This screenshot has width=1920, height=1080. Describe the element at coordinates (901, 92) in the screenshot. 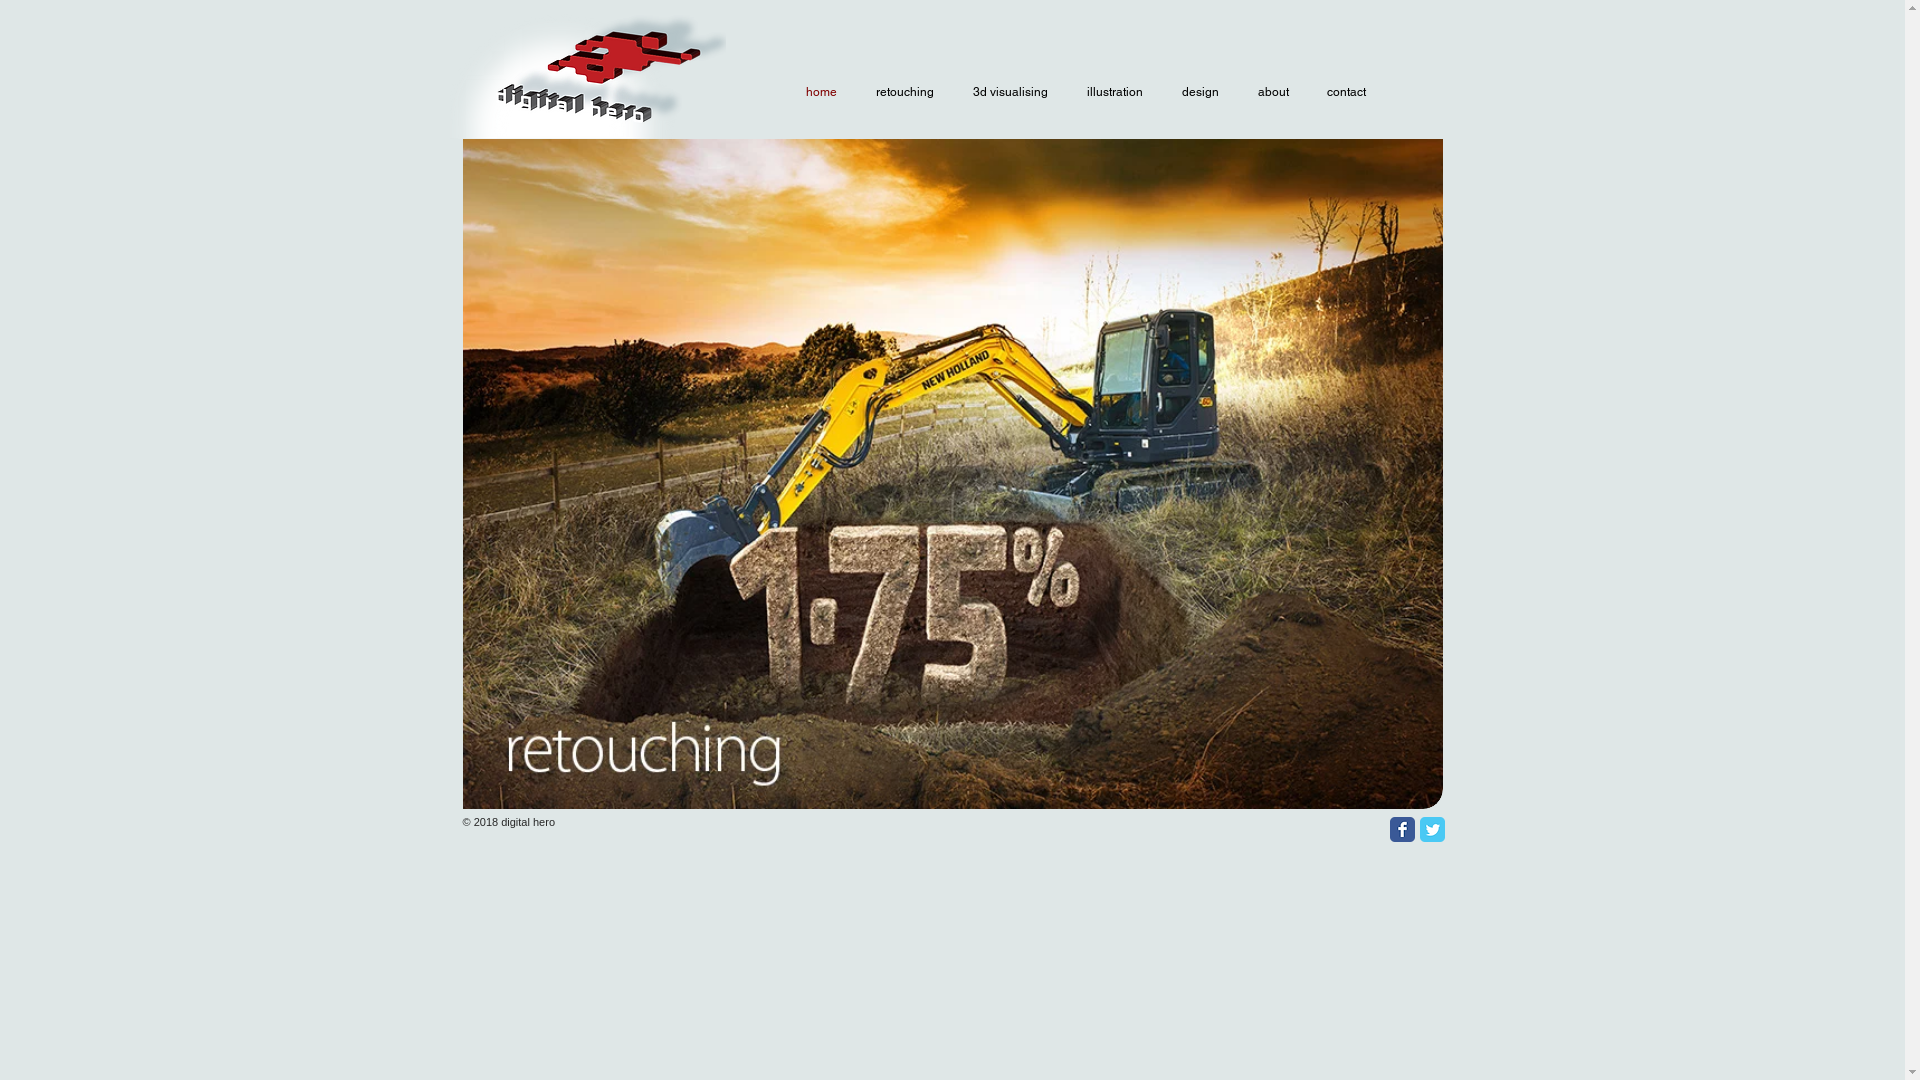

I see `'retouching'` at that location.